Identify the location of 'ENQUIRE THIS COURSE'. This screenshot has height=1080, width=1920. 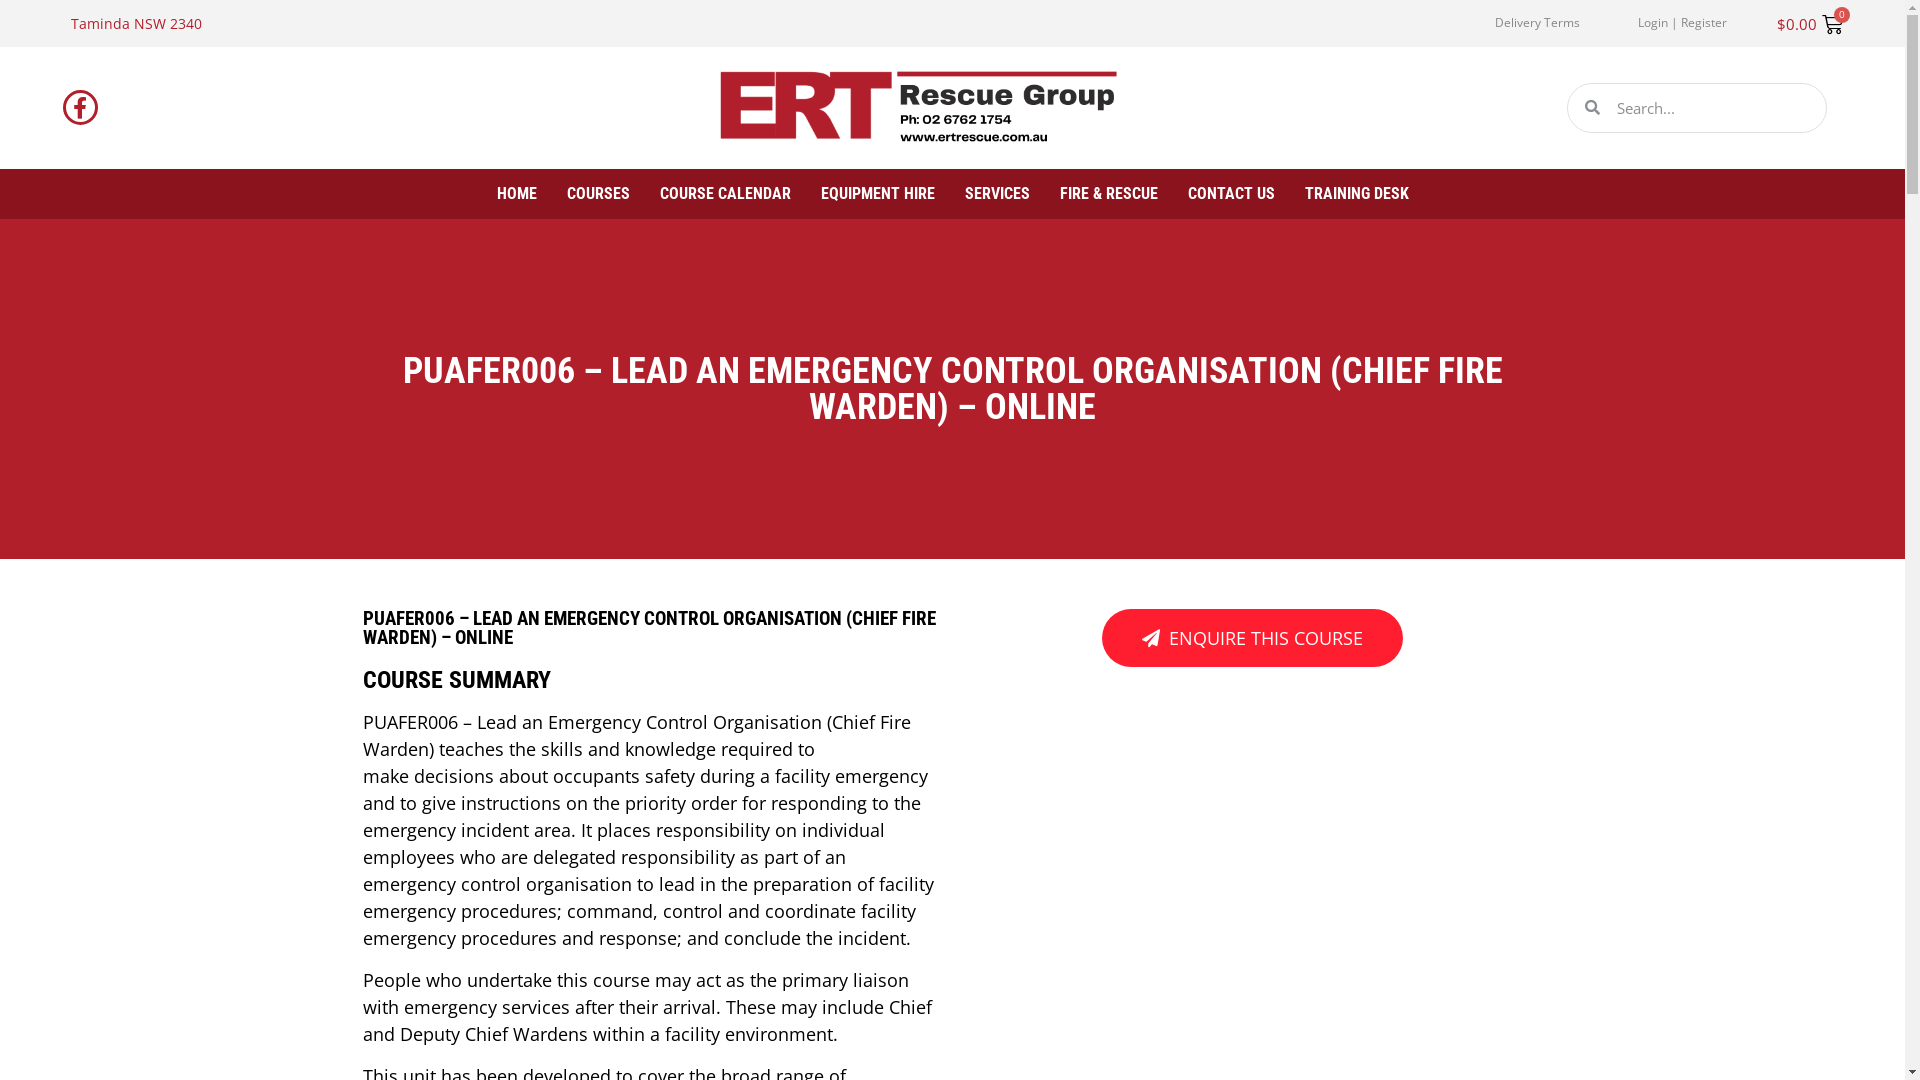
(1251, 637).